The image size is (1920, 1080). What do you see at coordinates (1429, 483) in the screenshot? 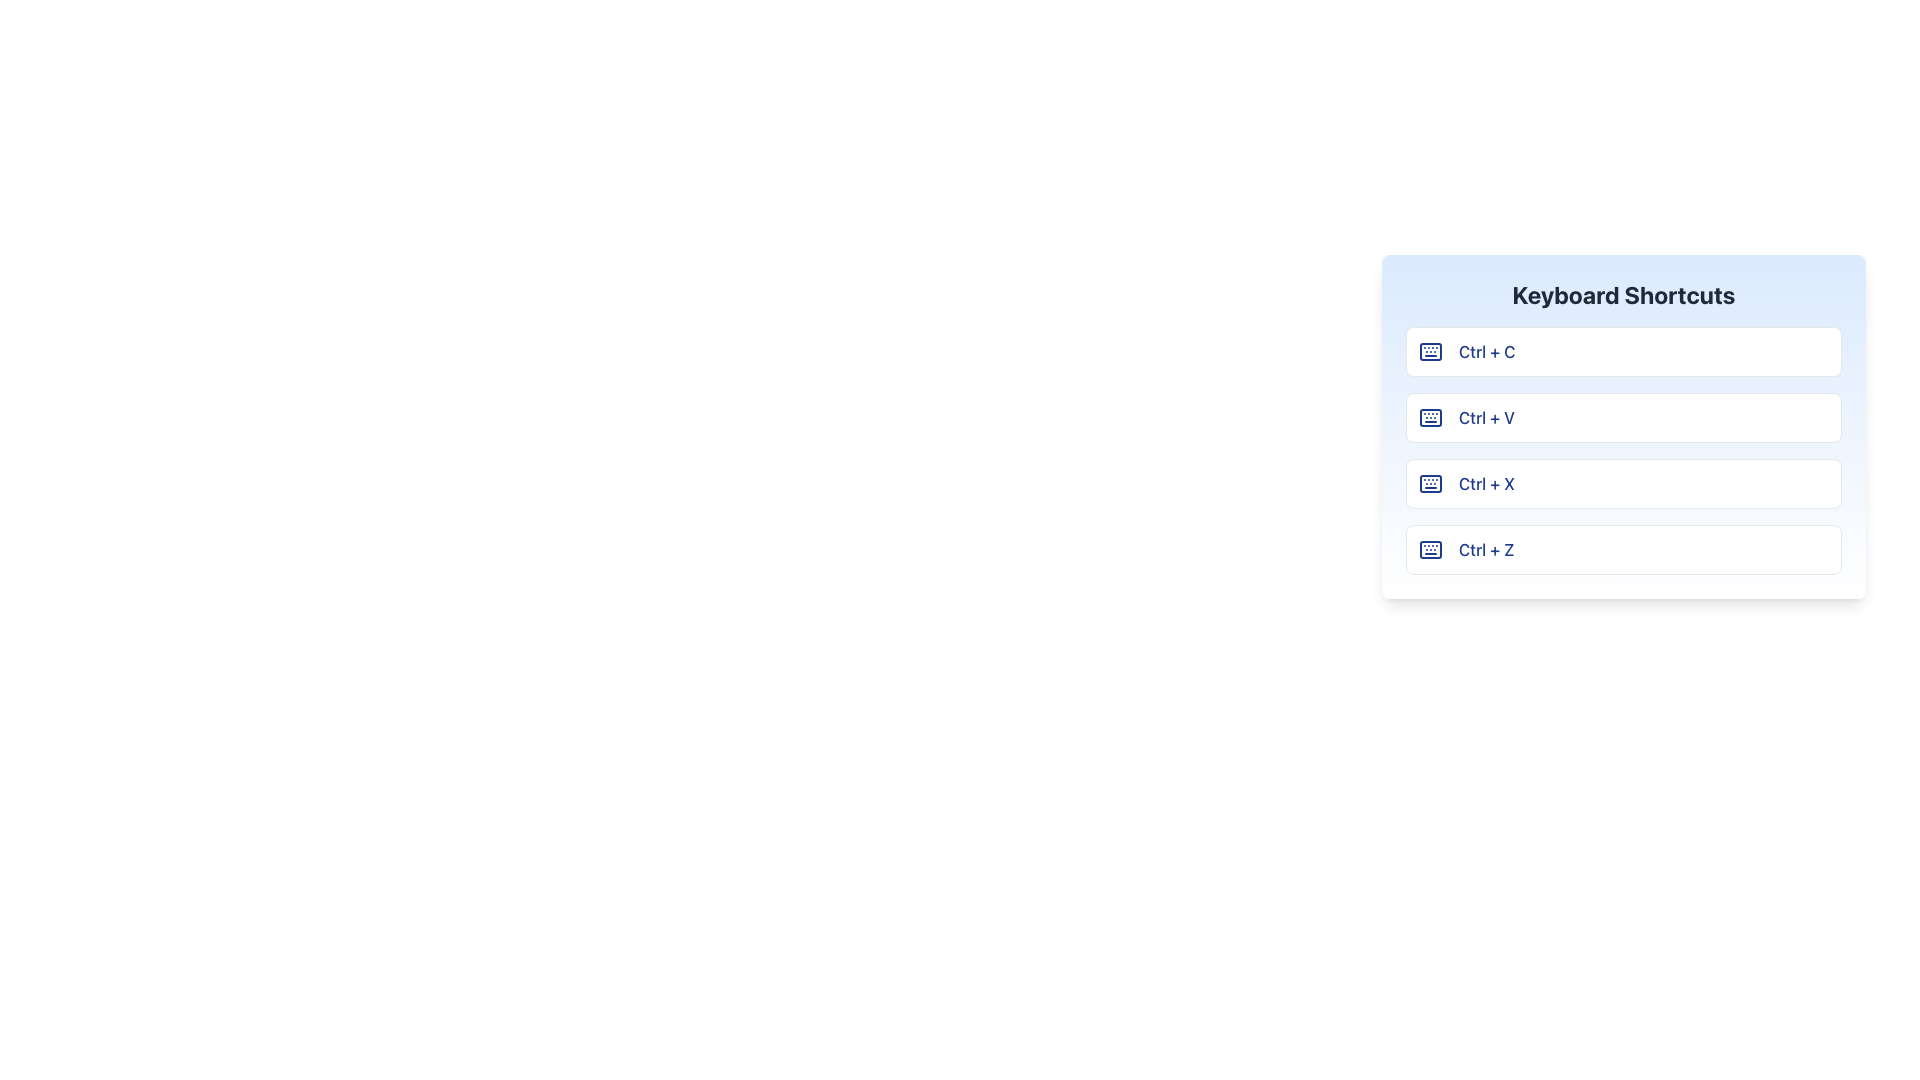
I see `the decorative background rectangle of the keyboard icon for the 'Ctrl + X' shortcut, which is located below 'Ctrl + V' and above 'Ctrl + Z'` at bounding box center [1429, 483].